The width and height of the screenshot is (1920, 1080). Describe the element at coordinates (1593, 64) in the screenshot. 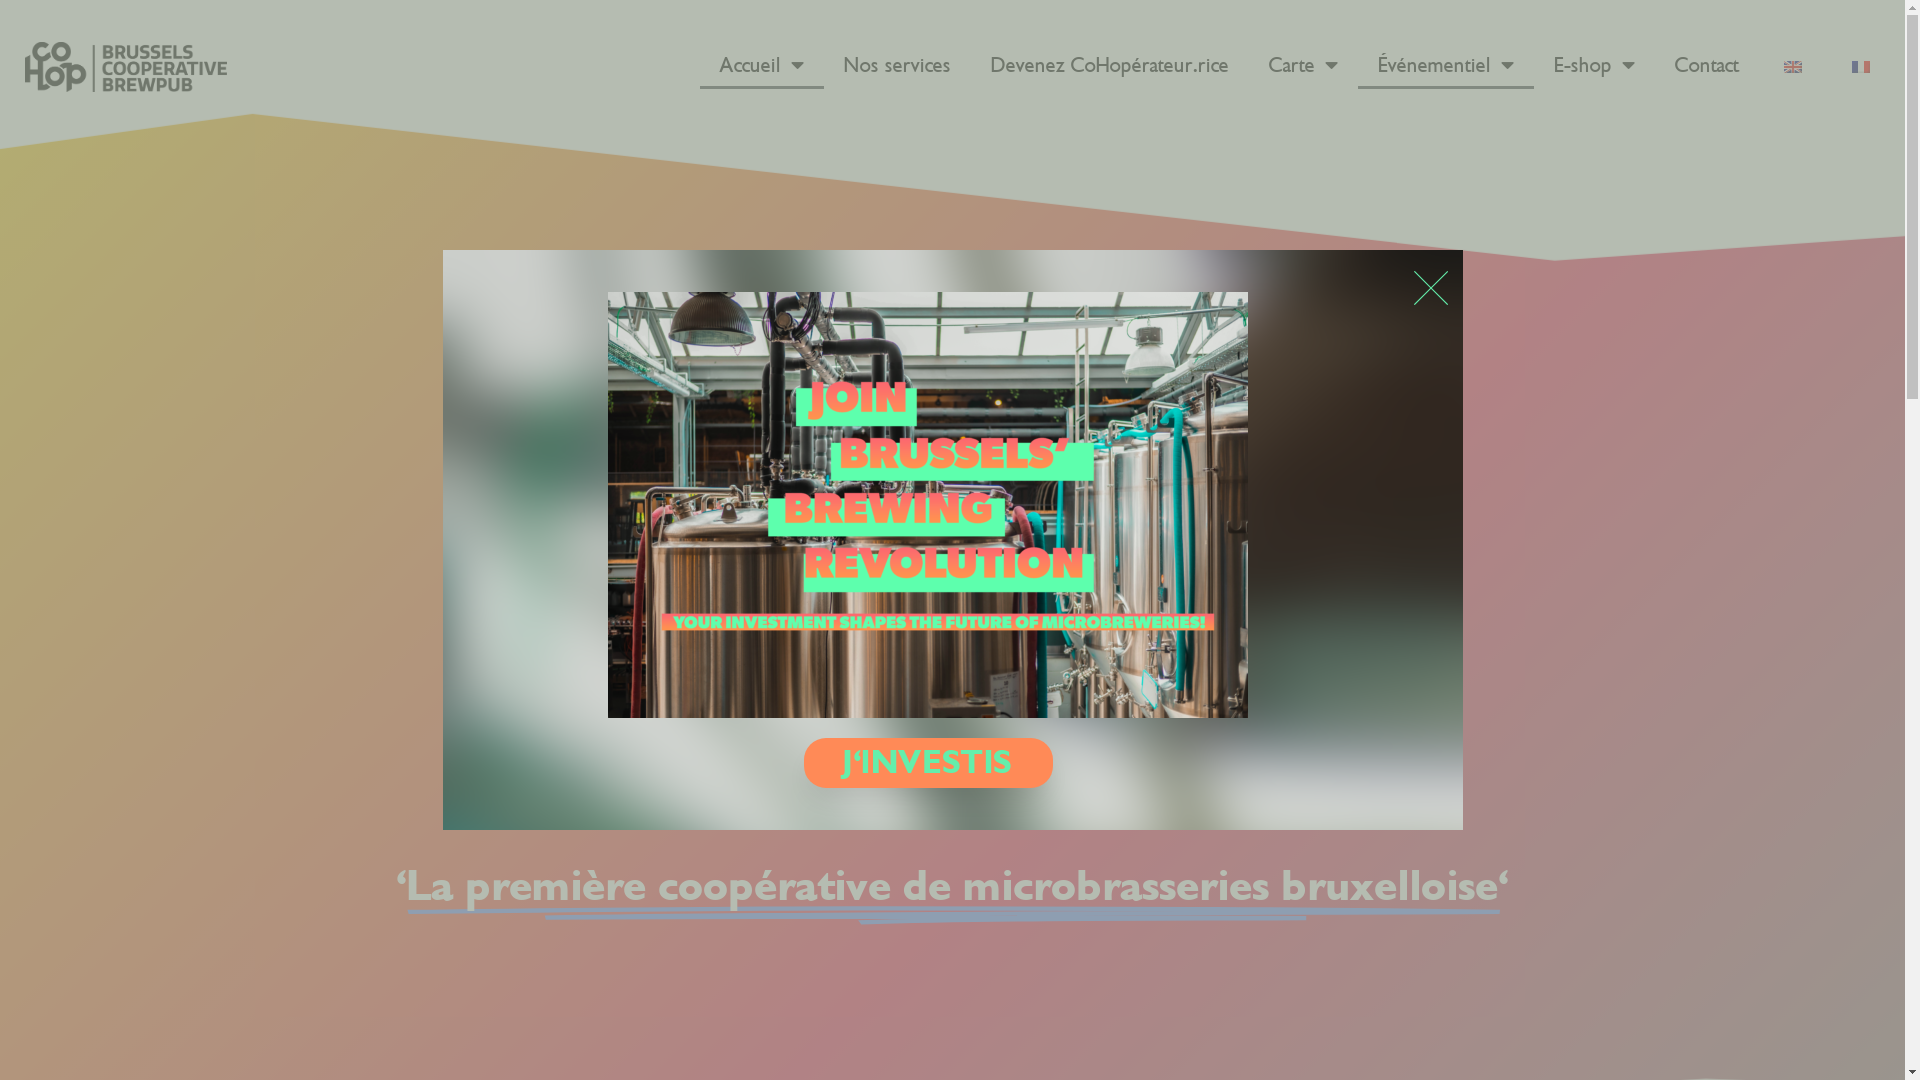

I see `'E-shop'` at that location.